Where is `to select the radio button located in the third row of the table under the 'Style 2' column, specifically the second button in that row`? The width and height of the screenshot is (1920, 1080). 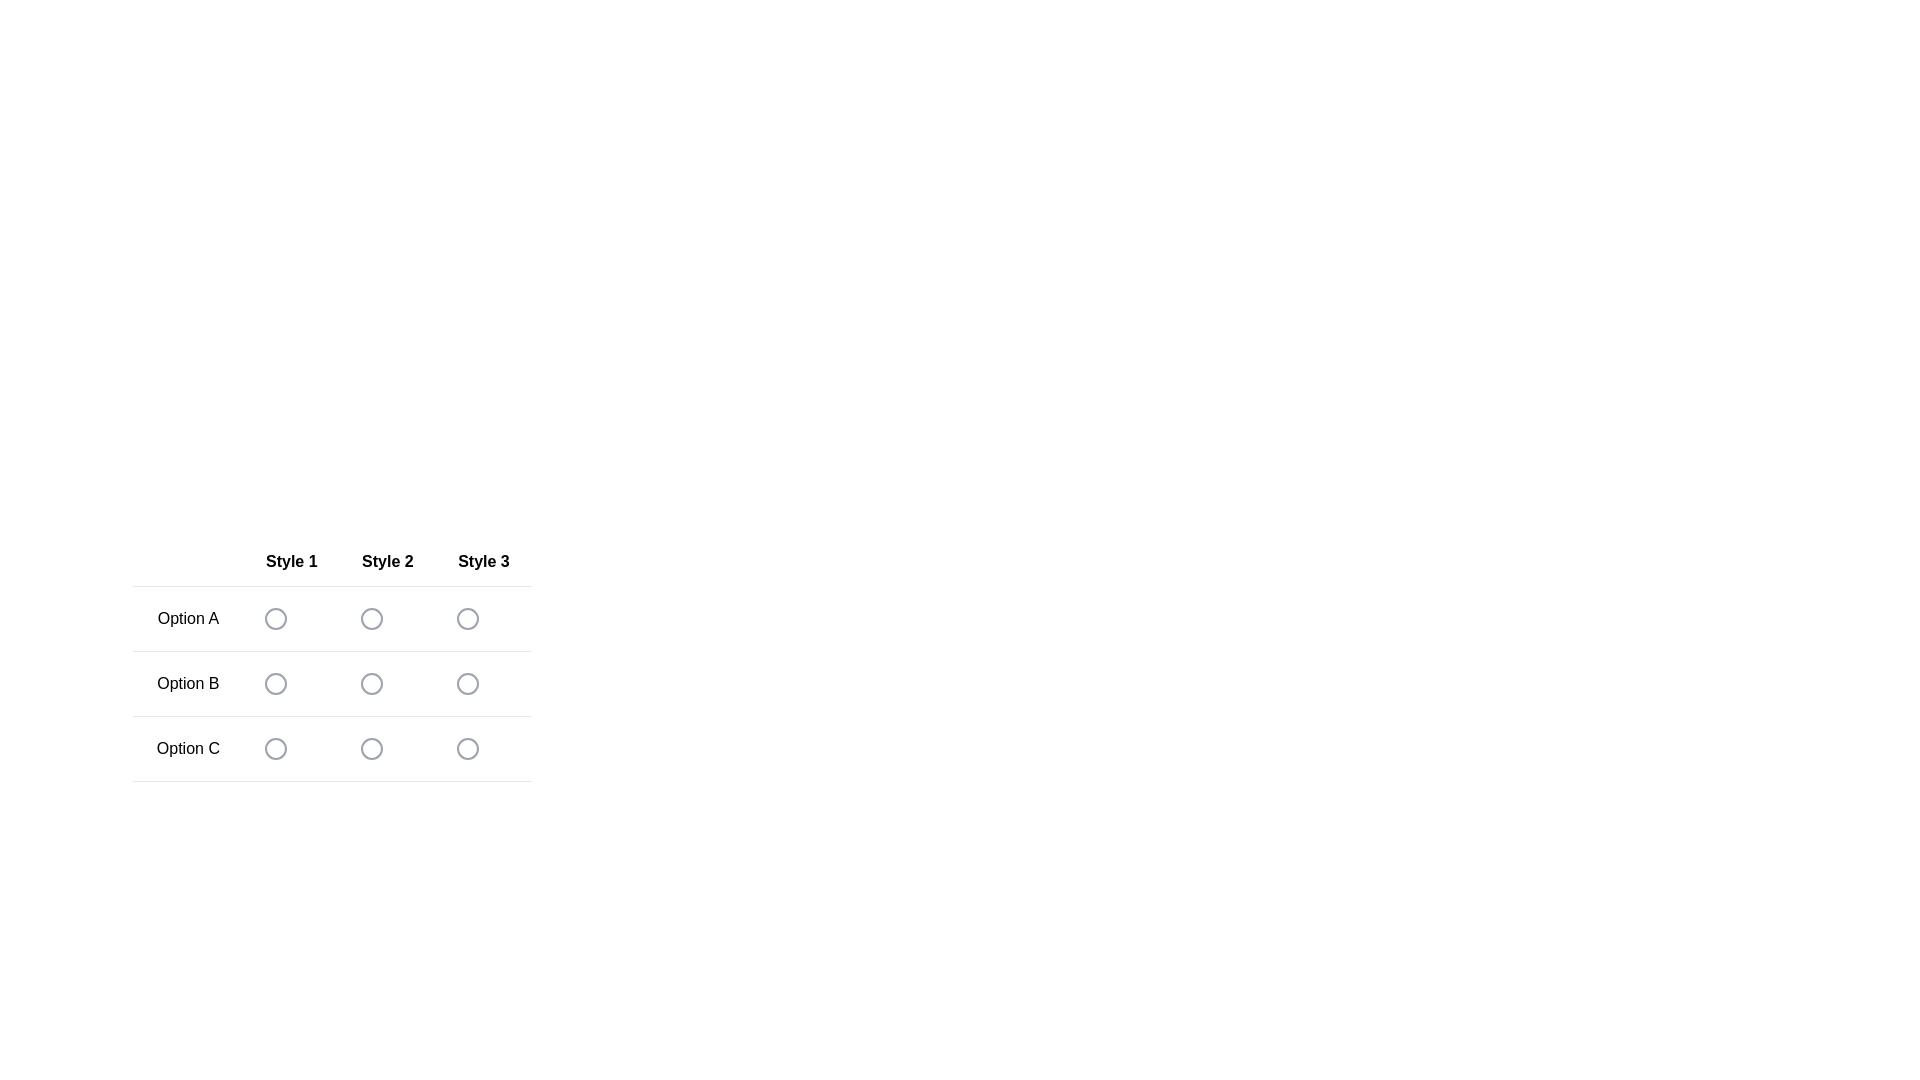 to select the radio button located in the third row of the table under the 'Style 2' column, specifically the second button in that row is located at coordinates (387, 748).